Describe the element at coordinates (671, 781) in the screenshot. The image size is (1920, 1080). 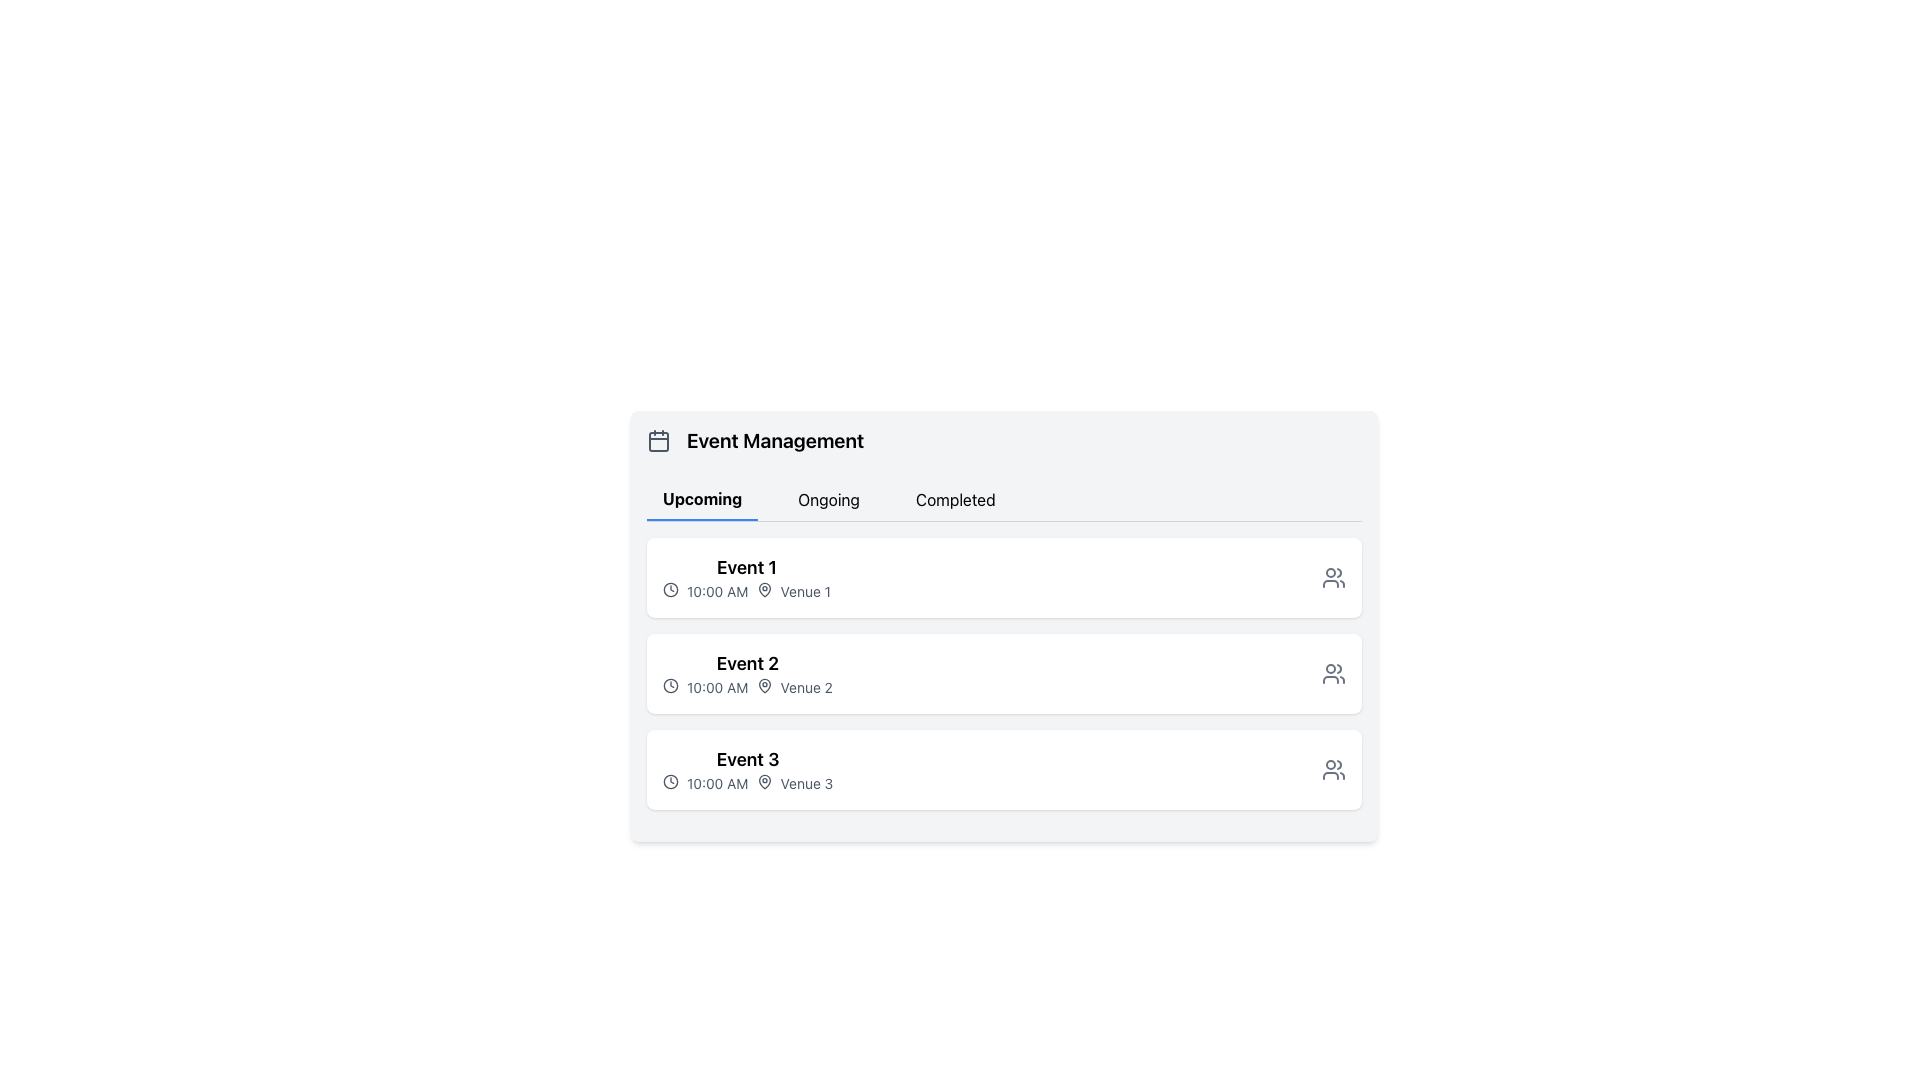
I see `the circular outline of the clock icon next to 'Event 3' in the third event row of the 'Upcoming' tab in the 'Event Management' interface` at that location.